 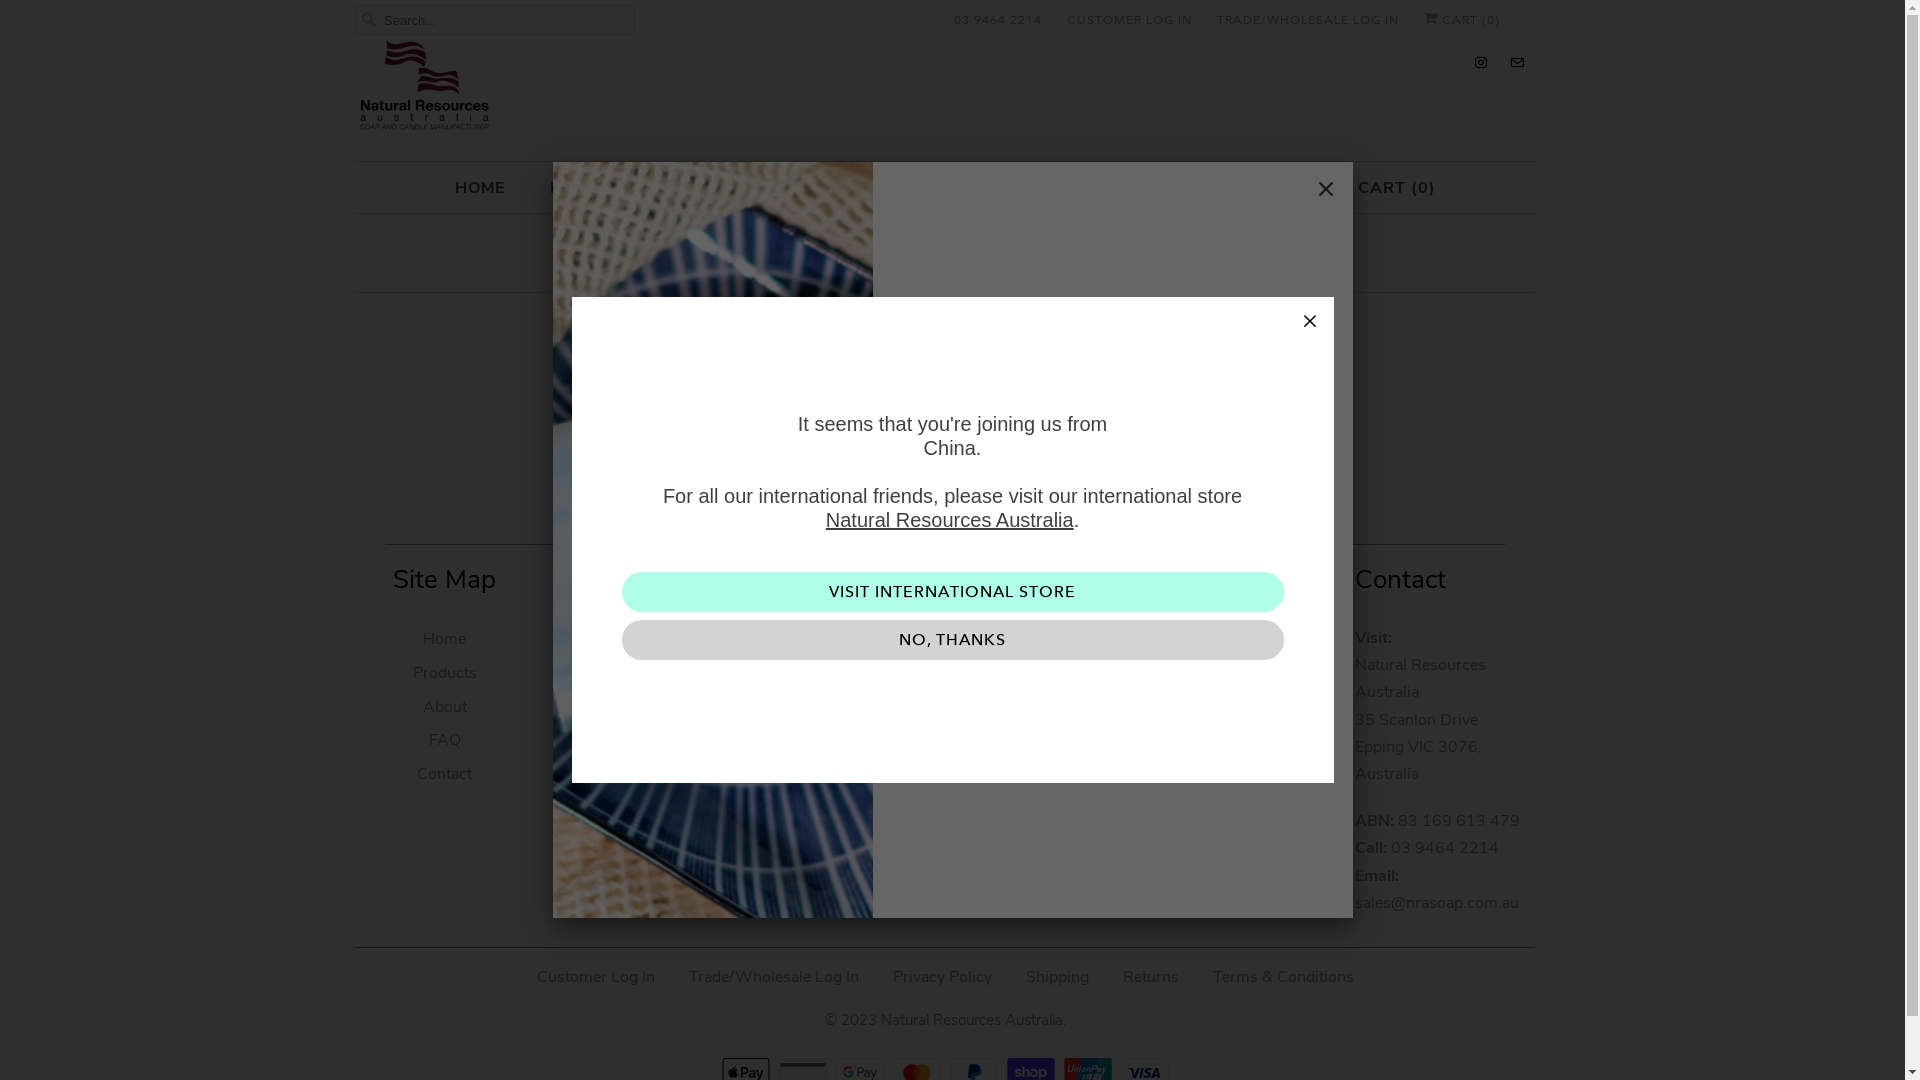 I want to click on 'Trade/Wholesale Log In', so click(x=771, y=975).